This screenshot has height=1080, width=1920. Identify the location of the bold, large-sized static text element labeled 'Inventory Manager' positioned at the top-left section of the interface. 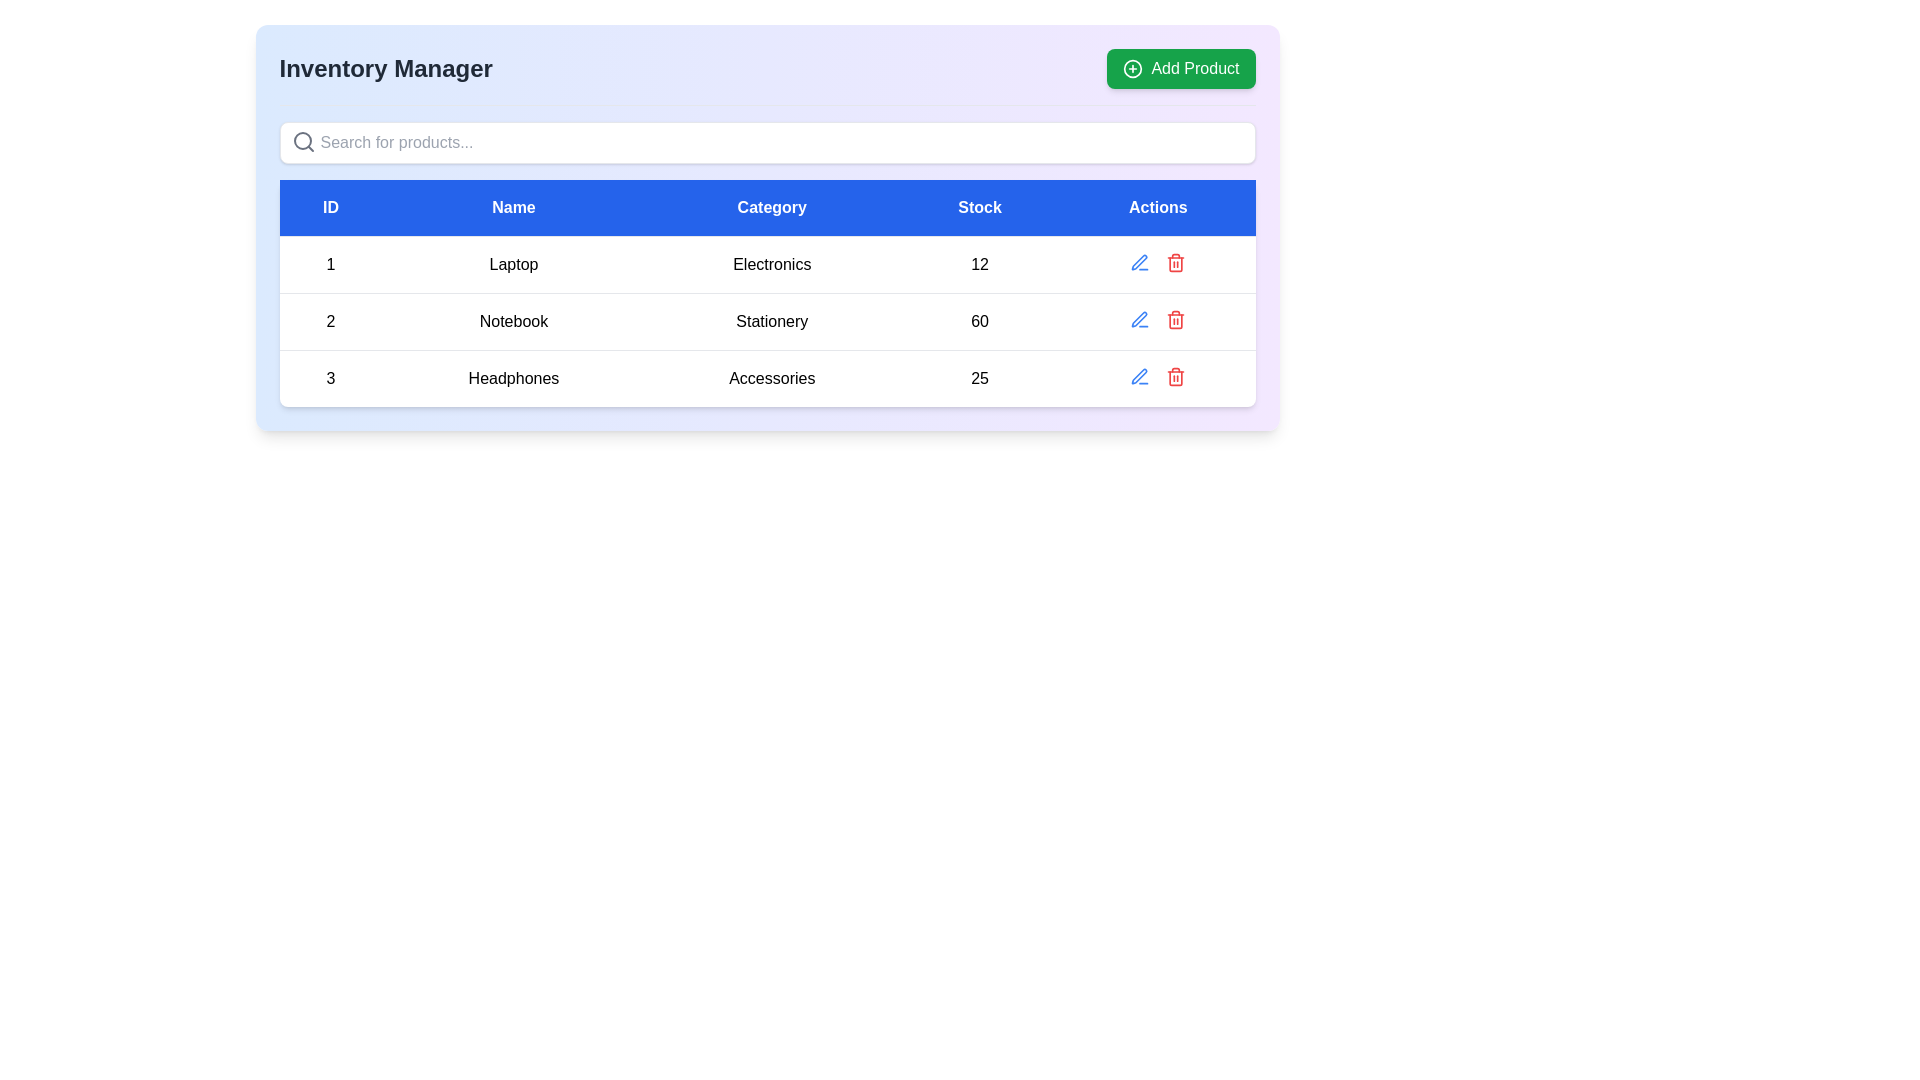
(386, 68).